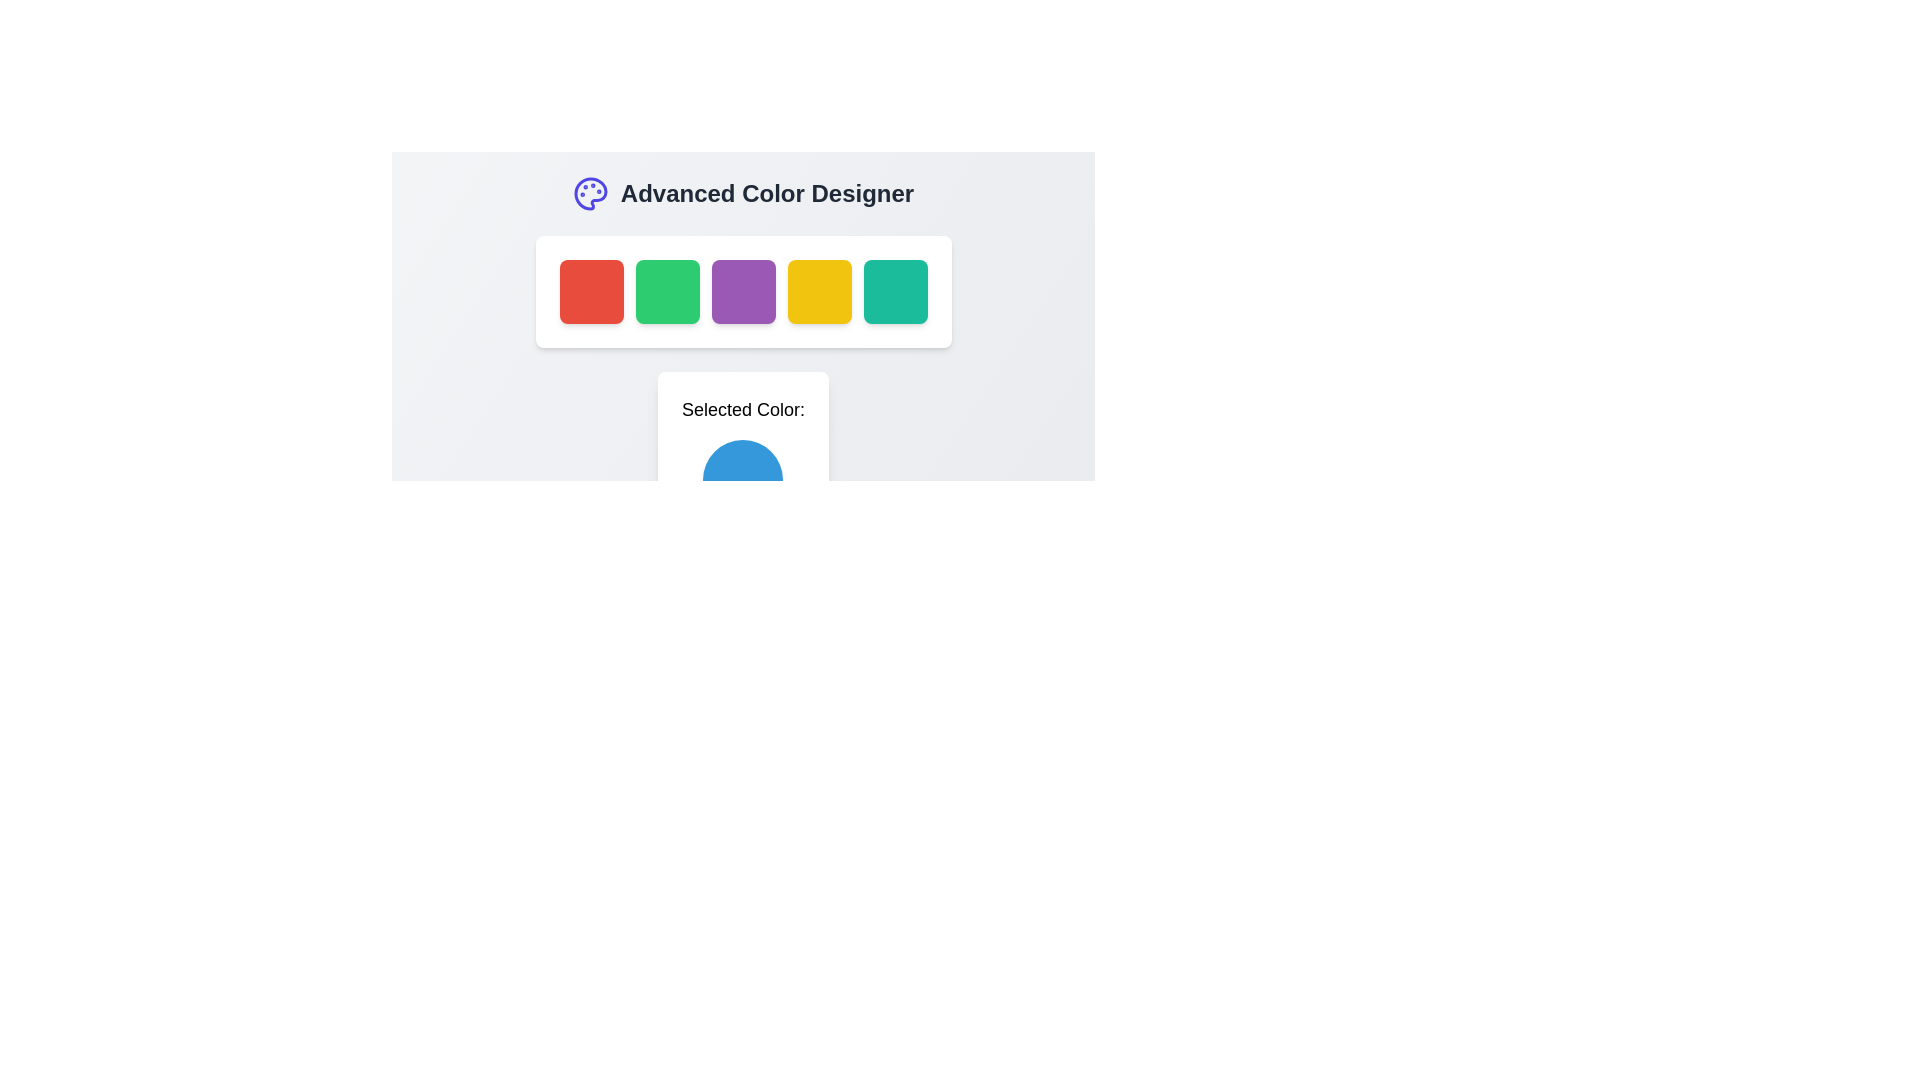 The width and height of the screenshot is (1920, 1080). I want to click on the blue circular Color Display labeled 'Selected Color', which is centrally aligned below the color swatches, so click(742, 458).